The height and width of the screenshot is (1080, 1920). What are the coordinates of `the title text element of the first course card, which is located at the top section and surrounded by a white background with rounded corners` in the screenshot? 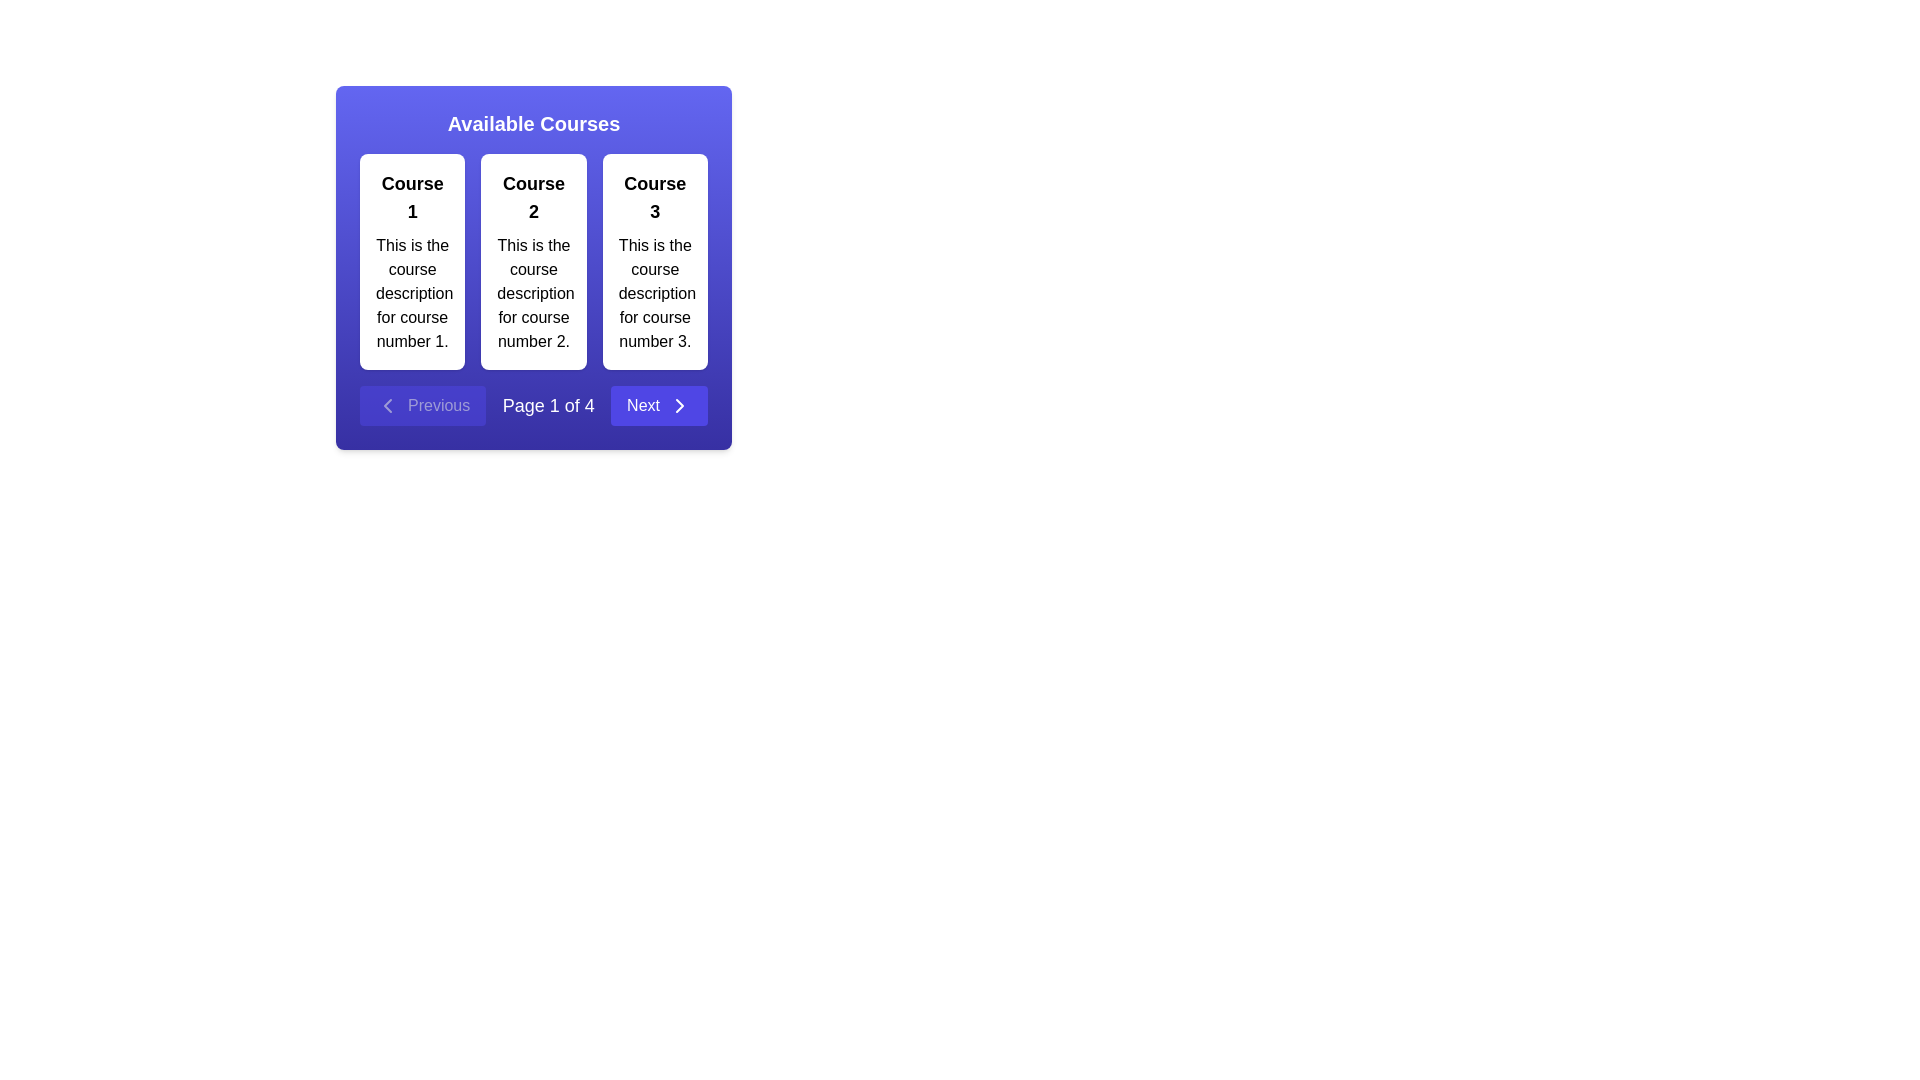 It's located at (411, 197).